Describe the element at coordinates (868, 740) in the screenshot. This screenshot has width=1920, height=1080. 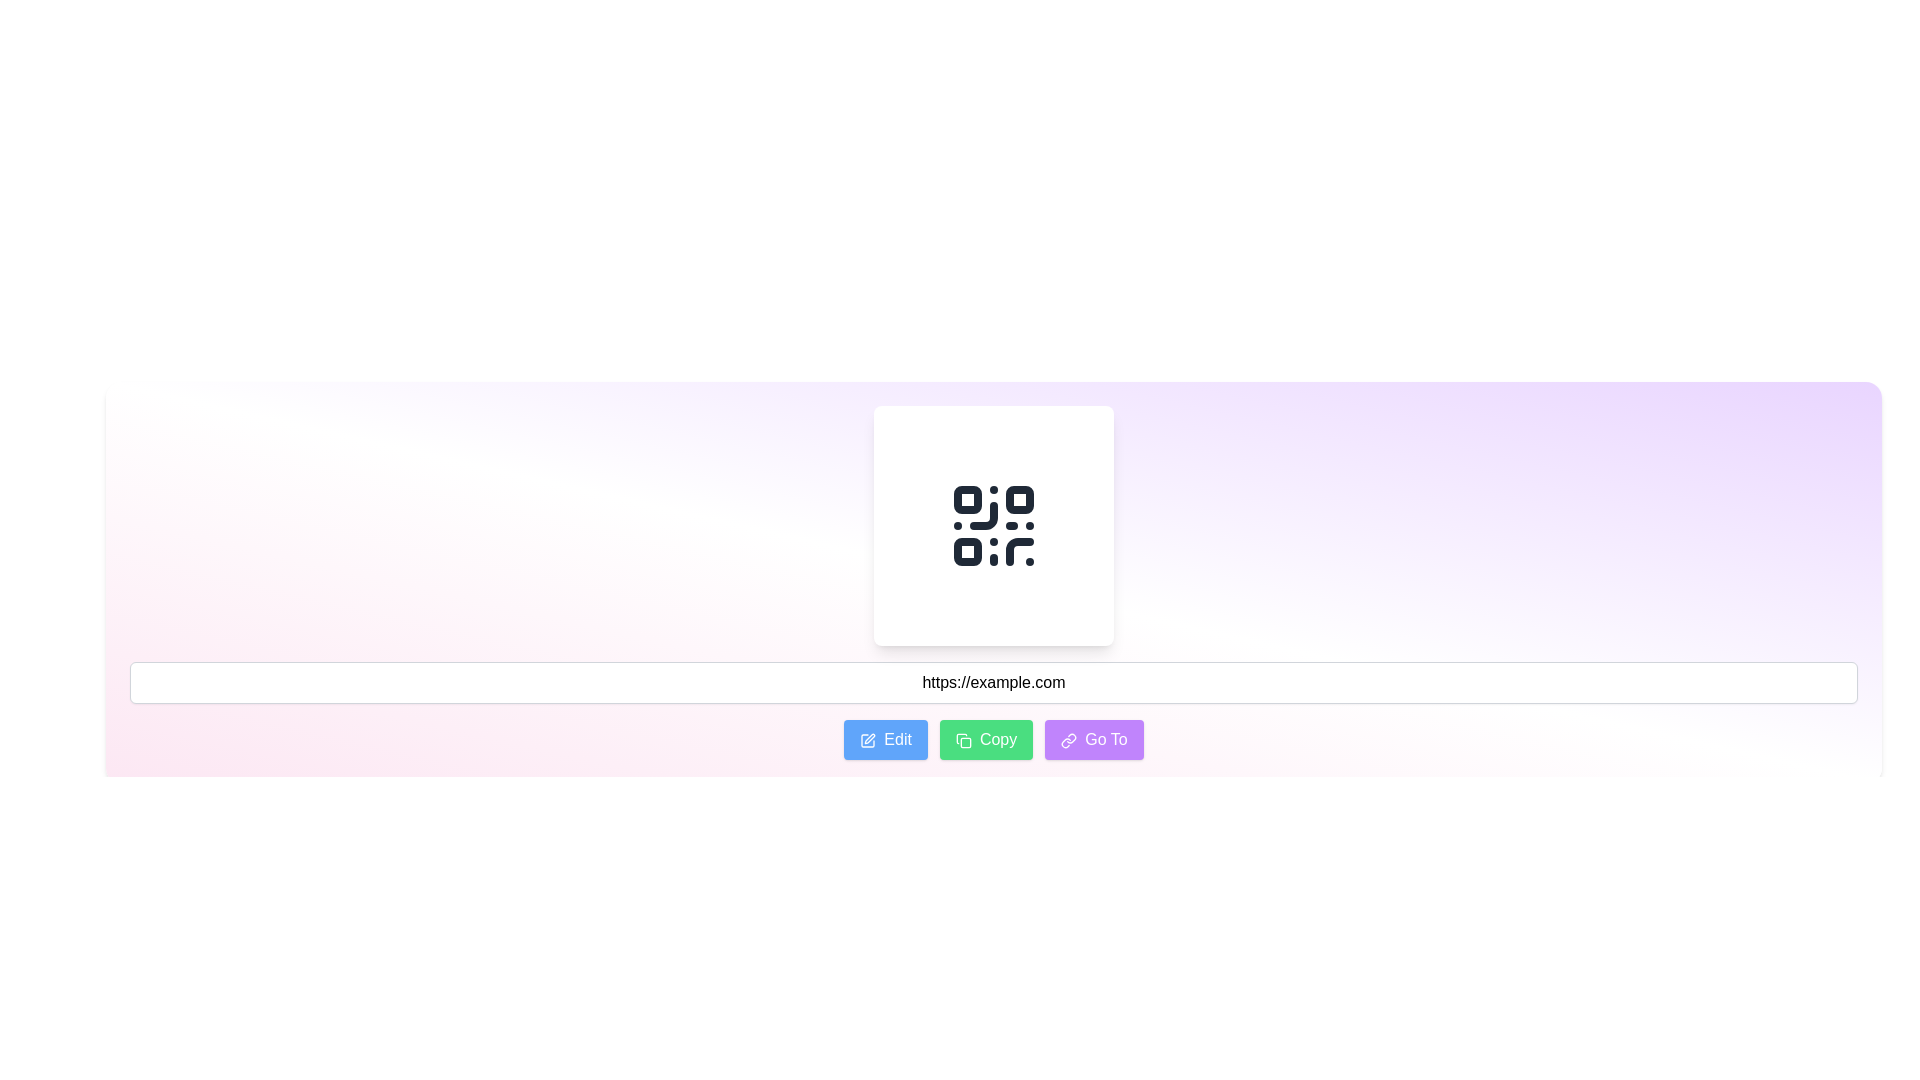
I see `the pen icon that is part of the 'Edit' button located in the lower left corner of the interface` at that location.